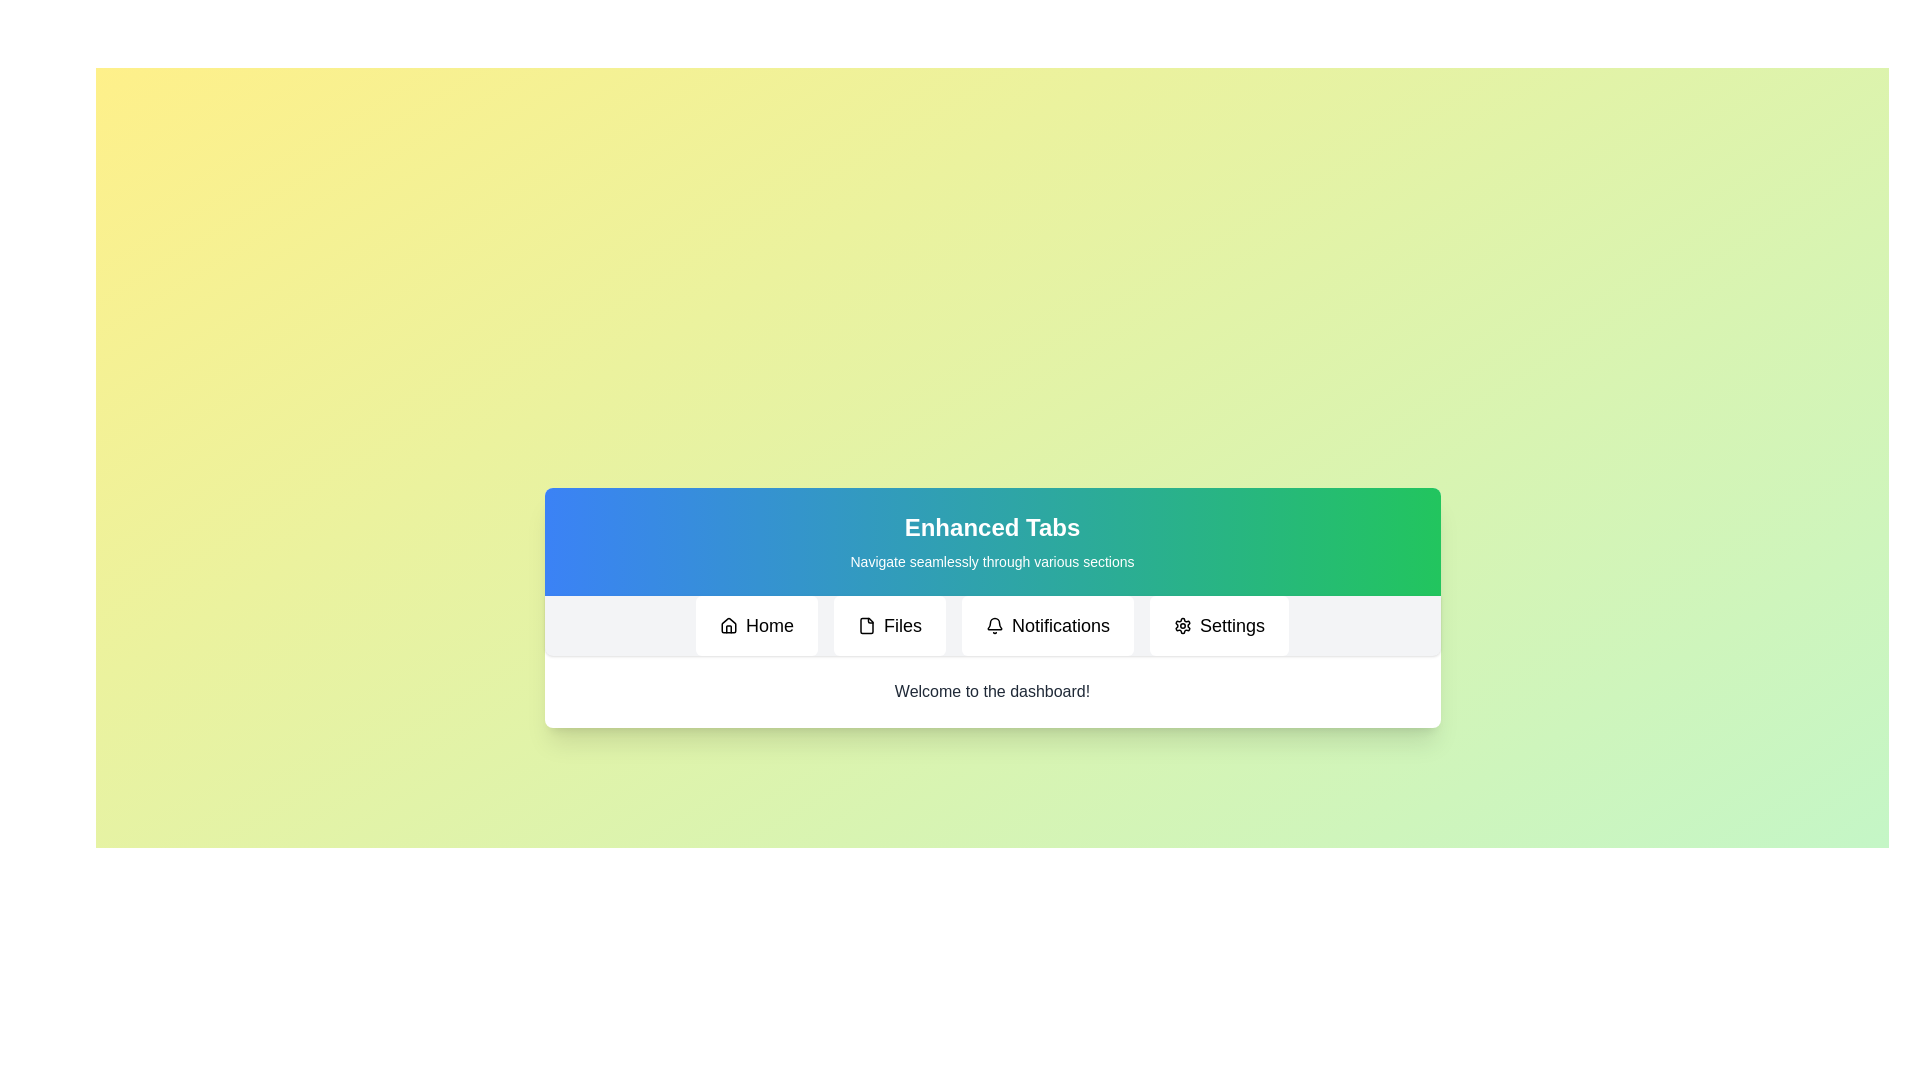 This screenshot has width=1920, height=1080. I want to click on the Interactive tab button, which is the second tab in the horizontal navigation bar, so click(888, 624).